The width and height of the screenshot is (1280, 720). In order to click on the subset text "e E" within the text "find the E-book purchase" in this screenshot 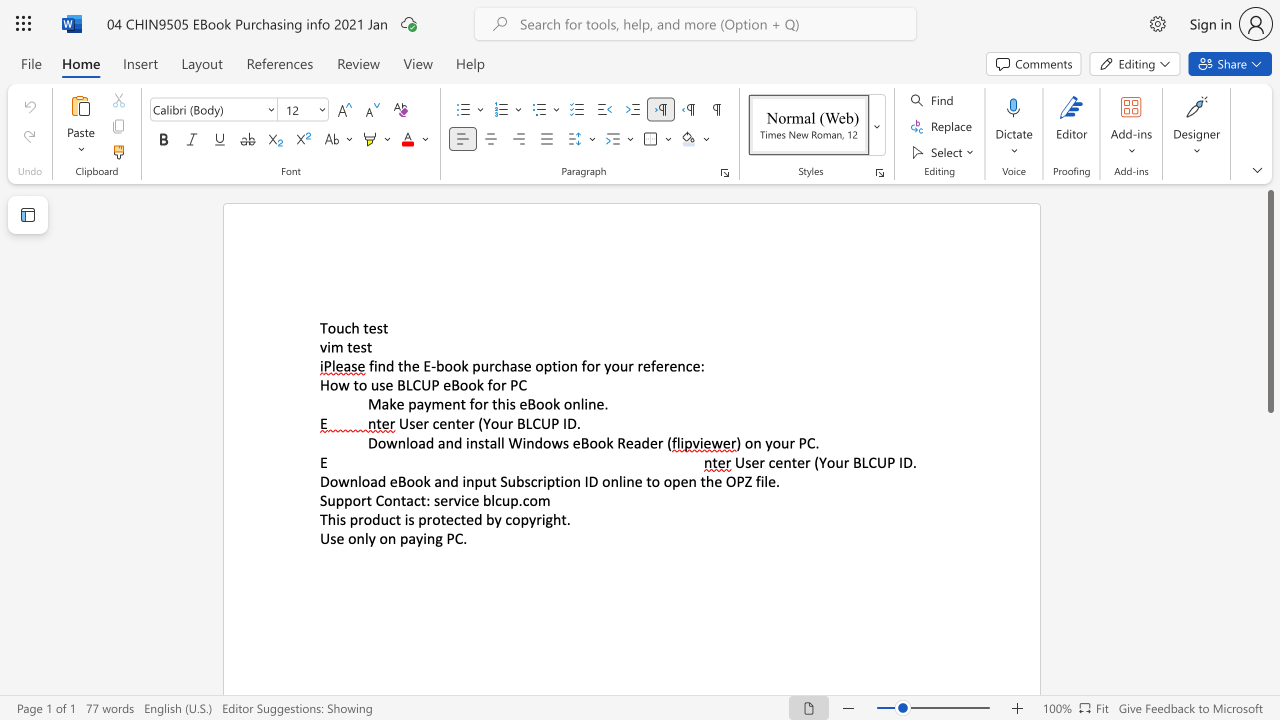, I will do `click(410, 366)`.